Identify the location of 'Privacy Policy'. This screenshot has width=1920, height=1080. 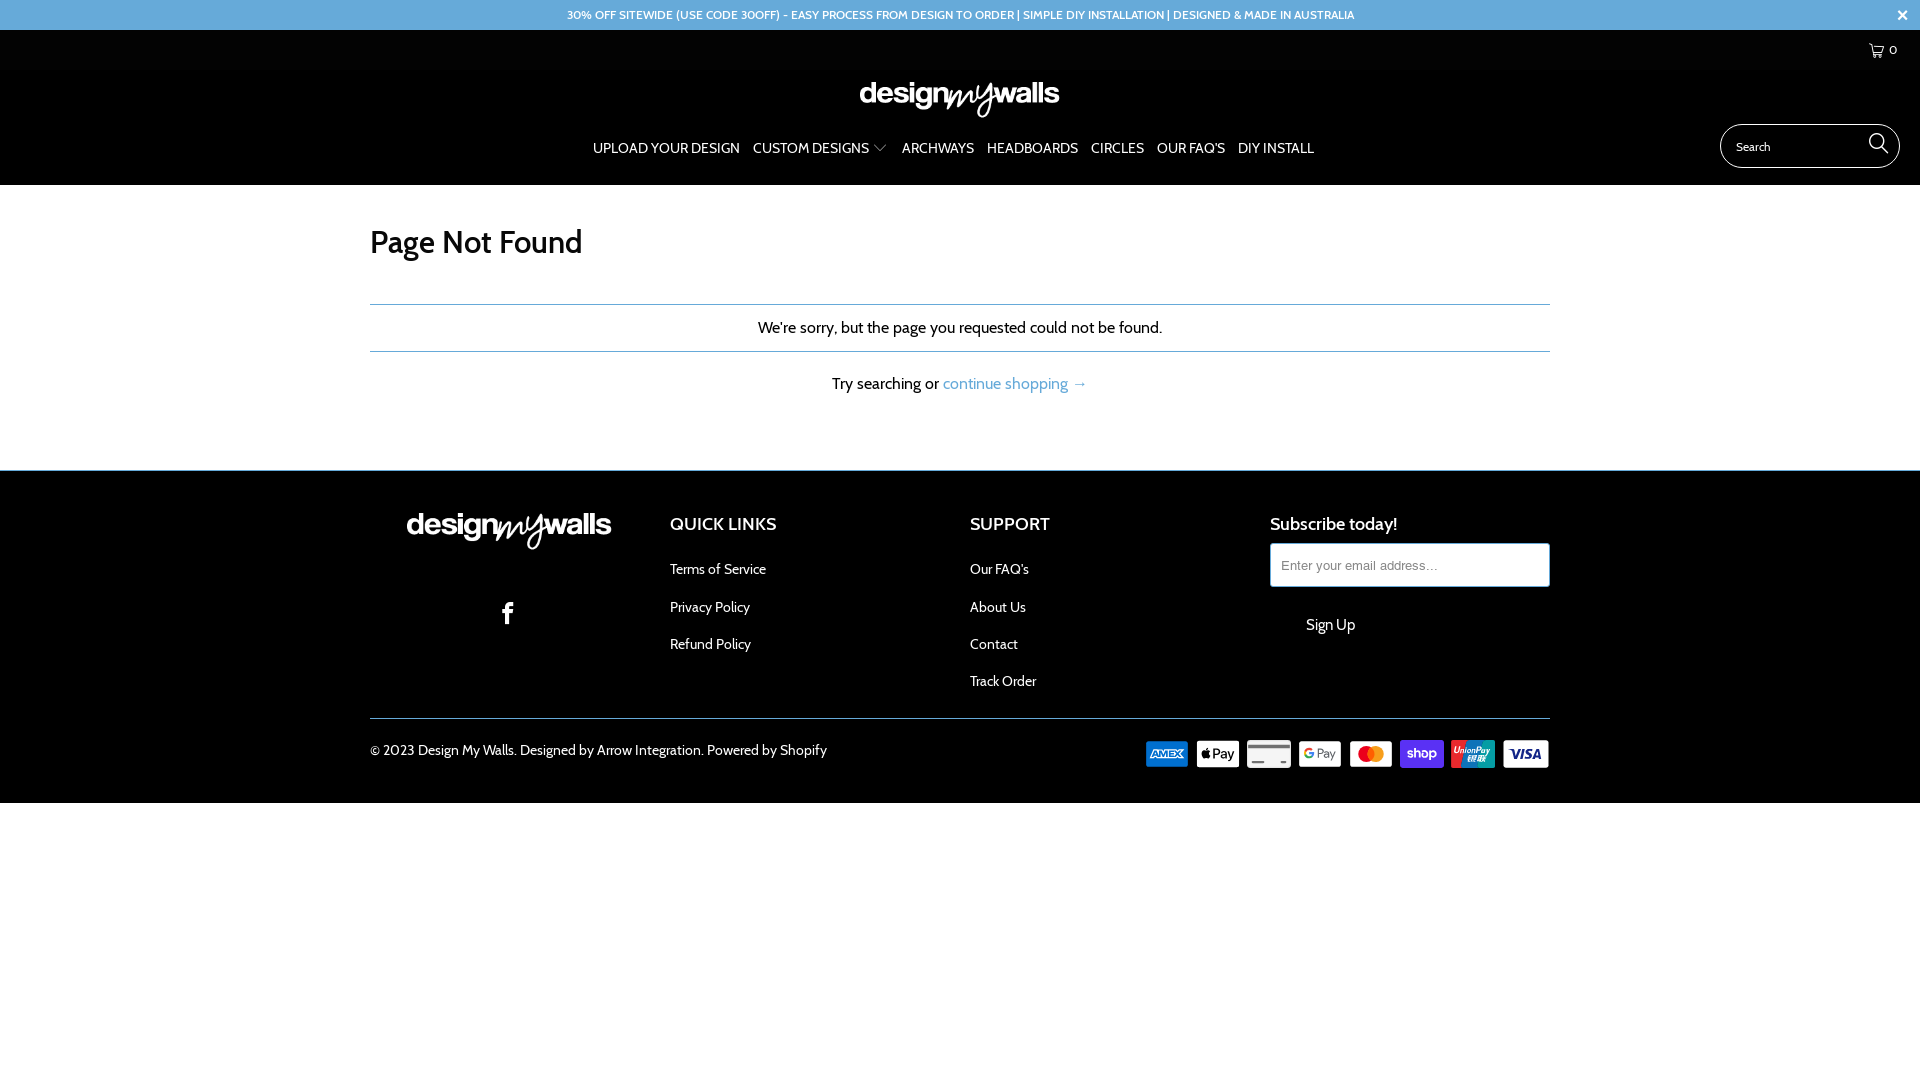
(670, 605).